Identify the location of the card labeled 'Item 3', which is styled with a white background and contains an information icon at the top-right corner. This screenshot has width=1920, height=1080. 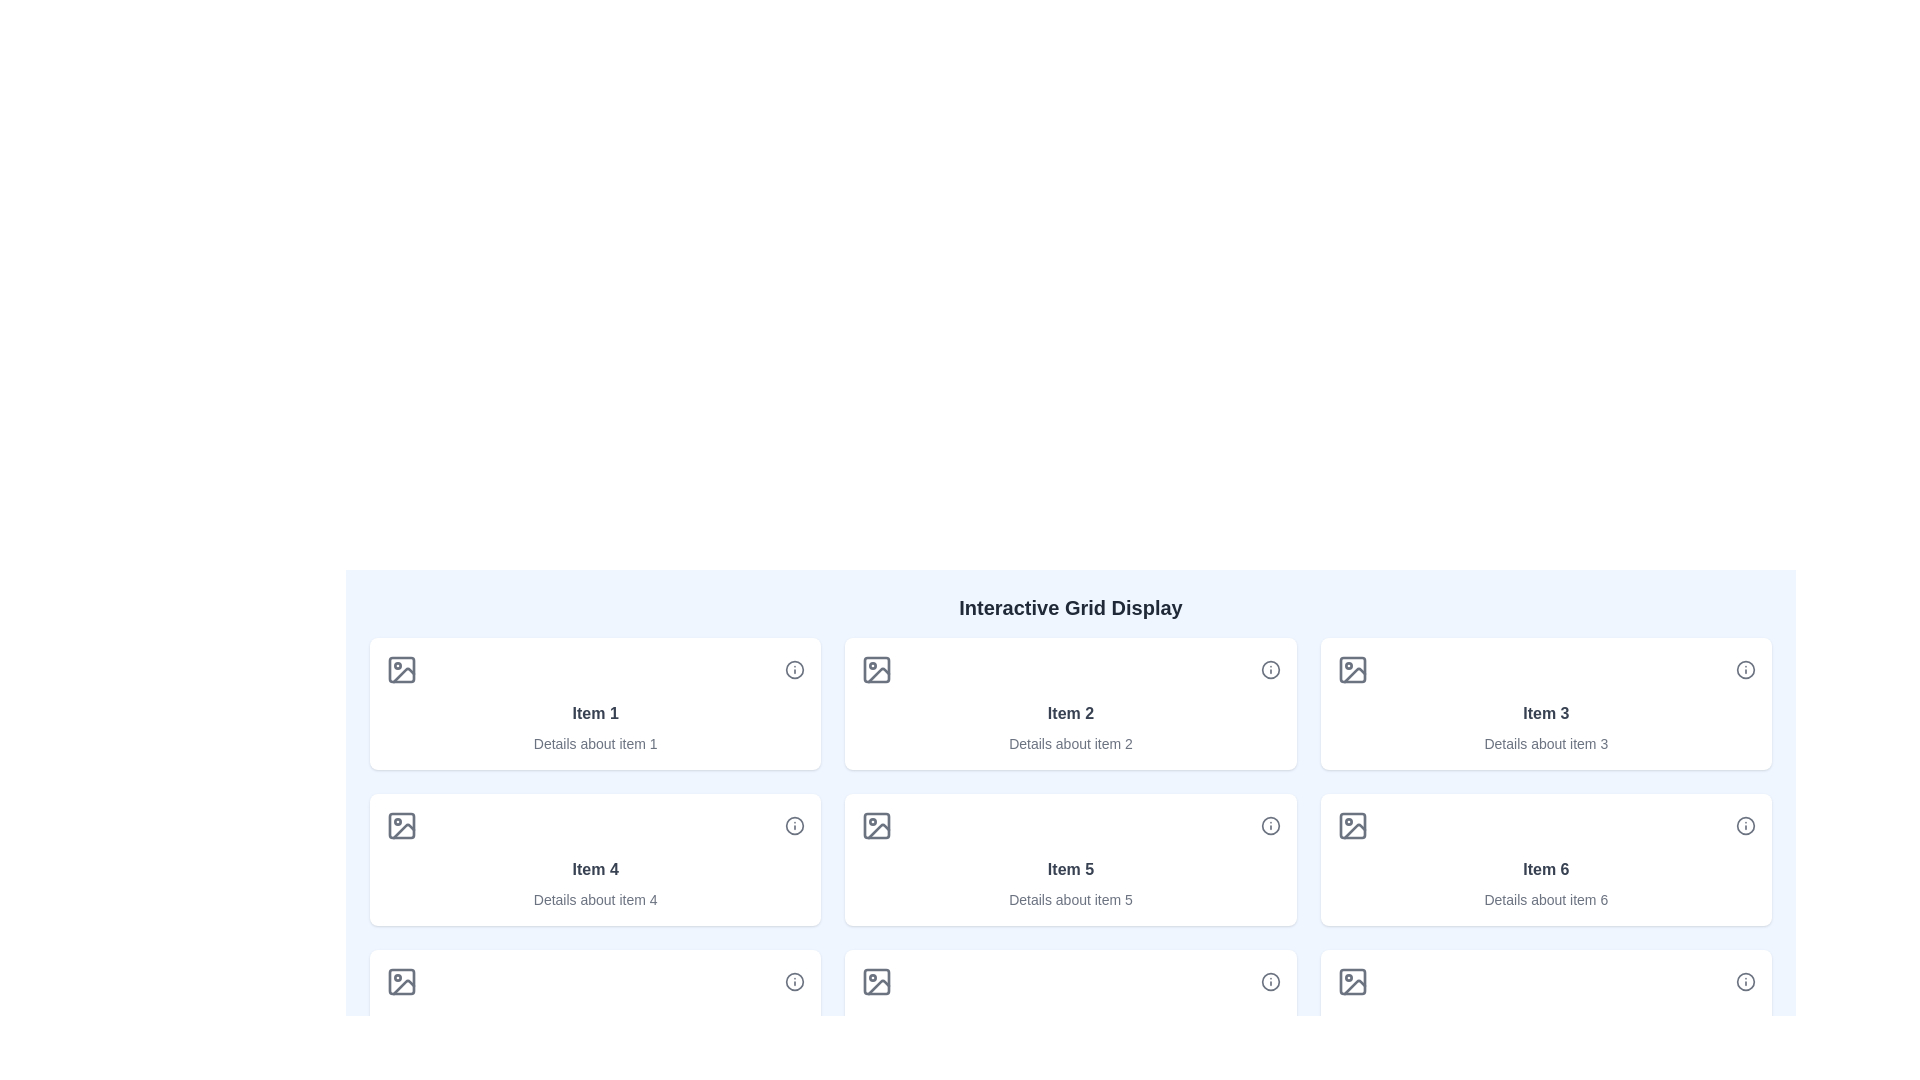
(1545, 703).